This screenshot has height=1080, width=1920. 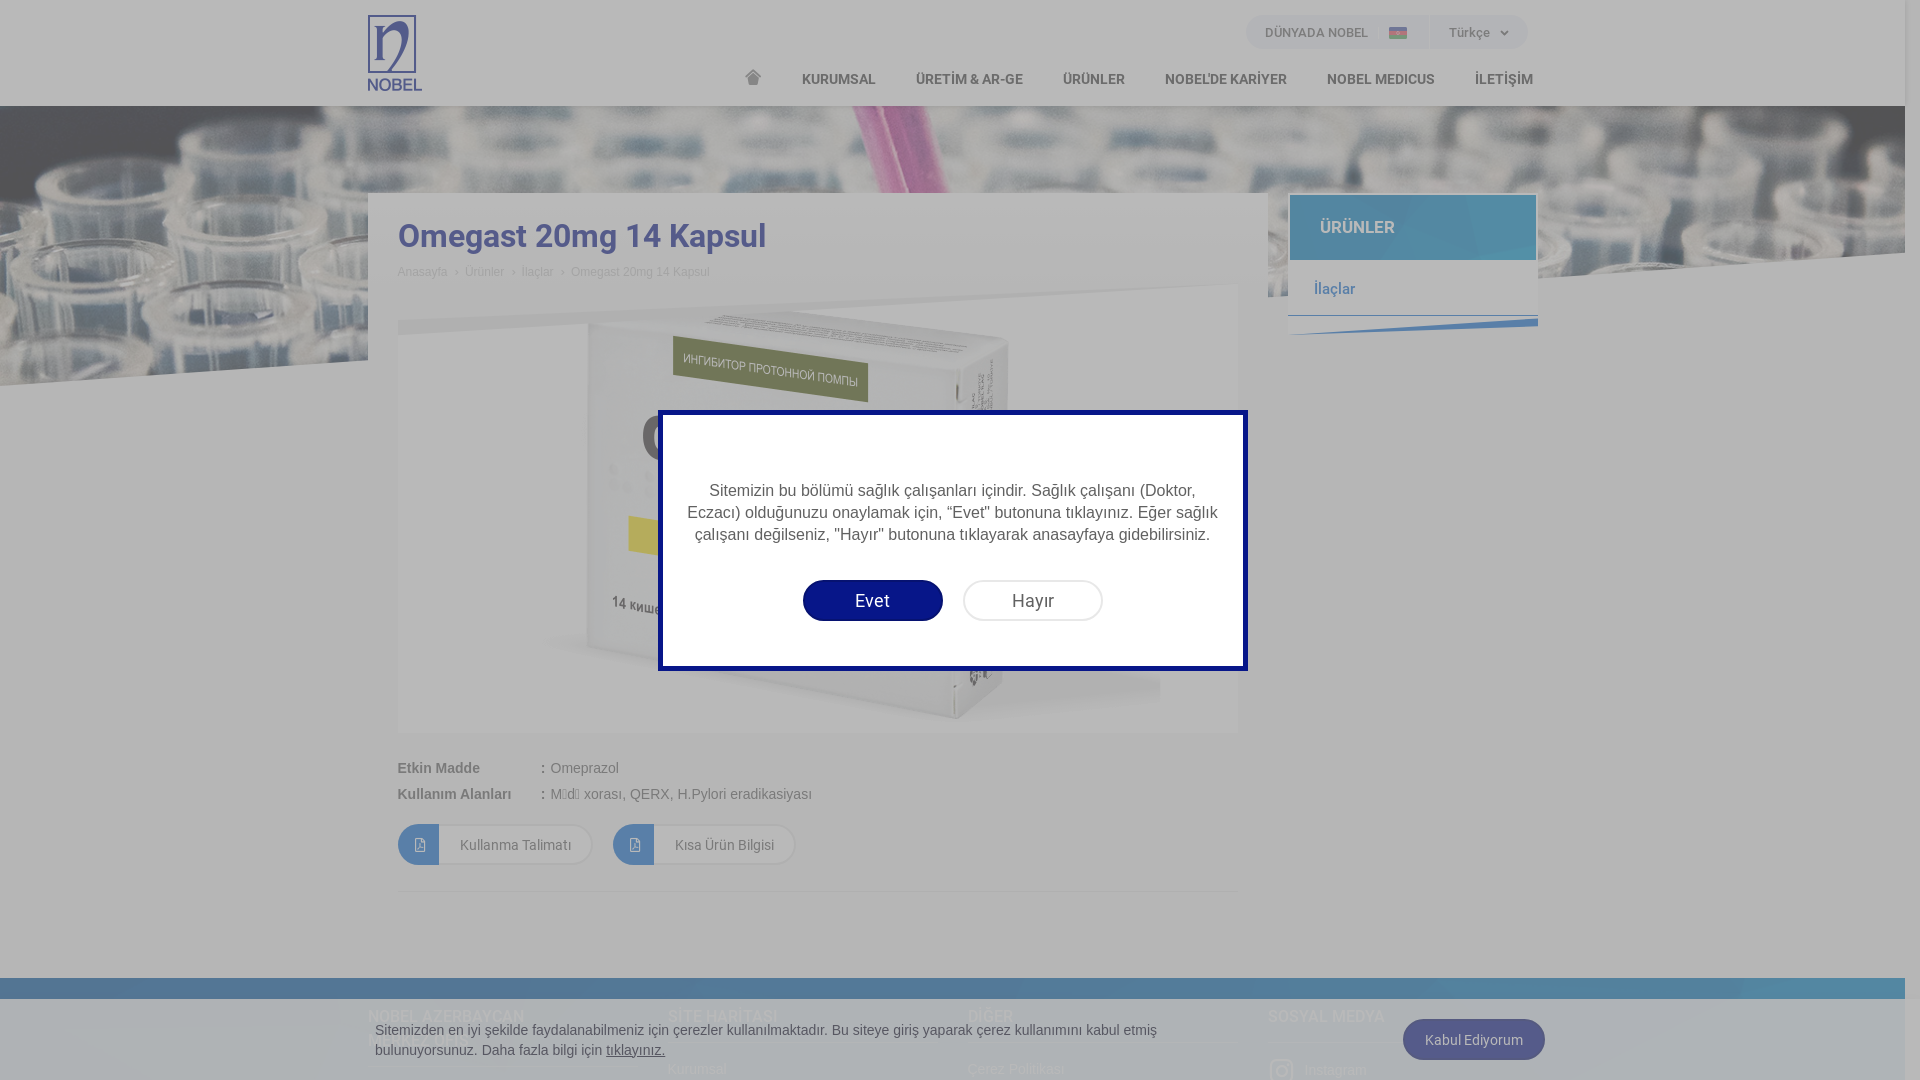 I want to click on 'Instagram', so click(x=1317, y=1068).